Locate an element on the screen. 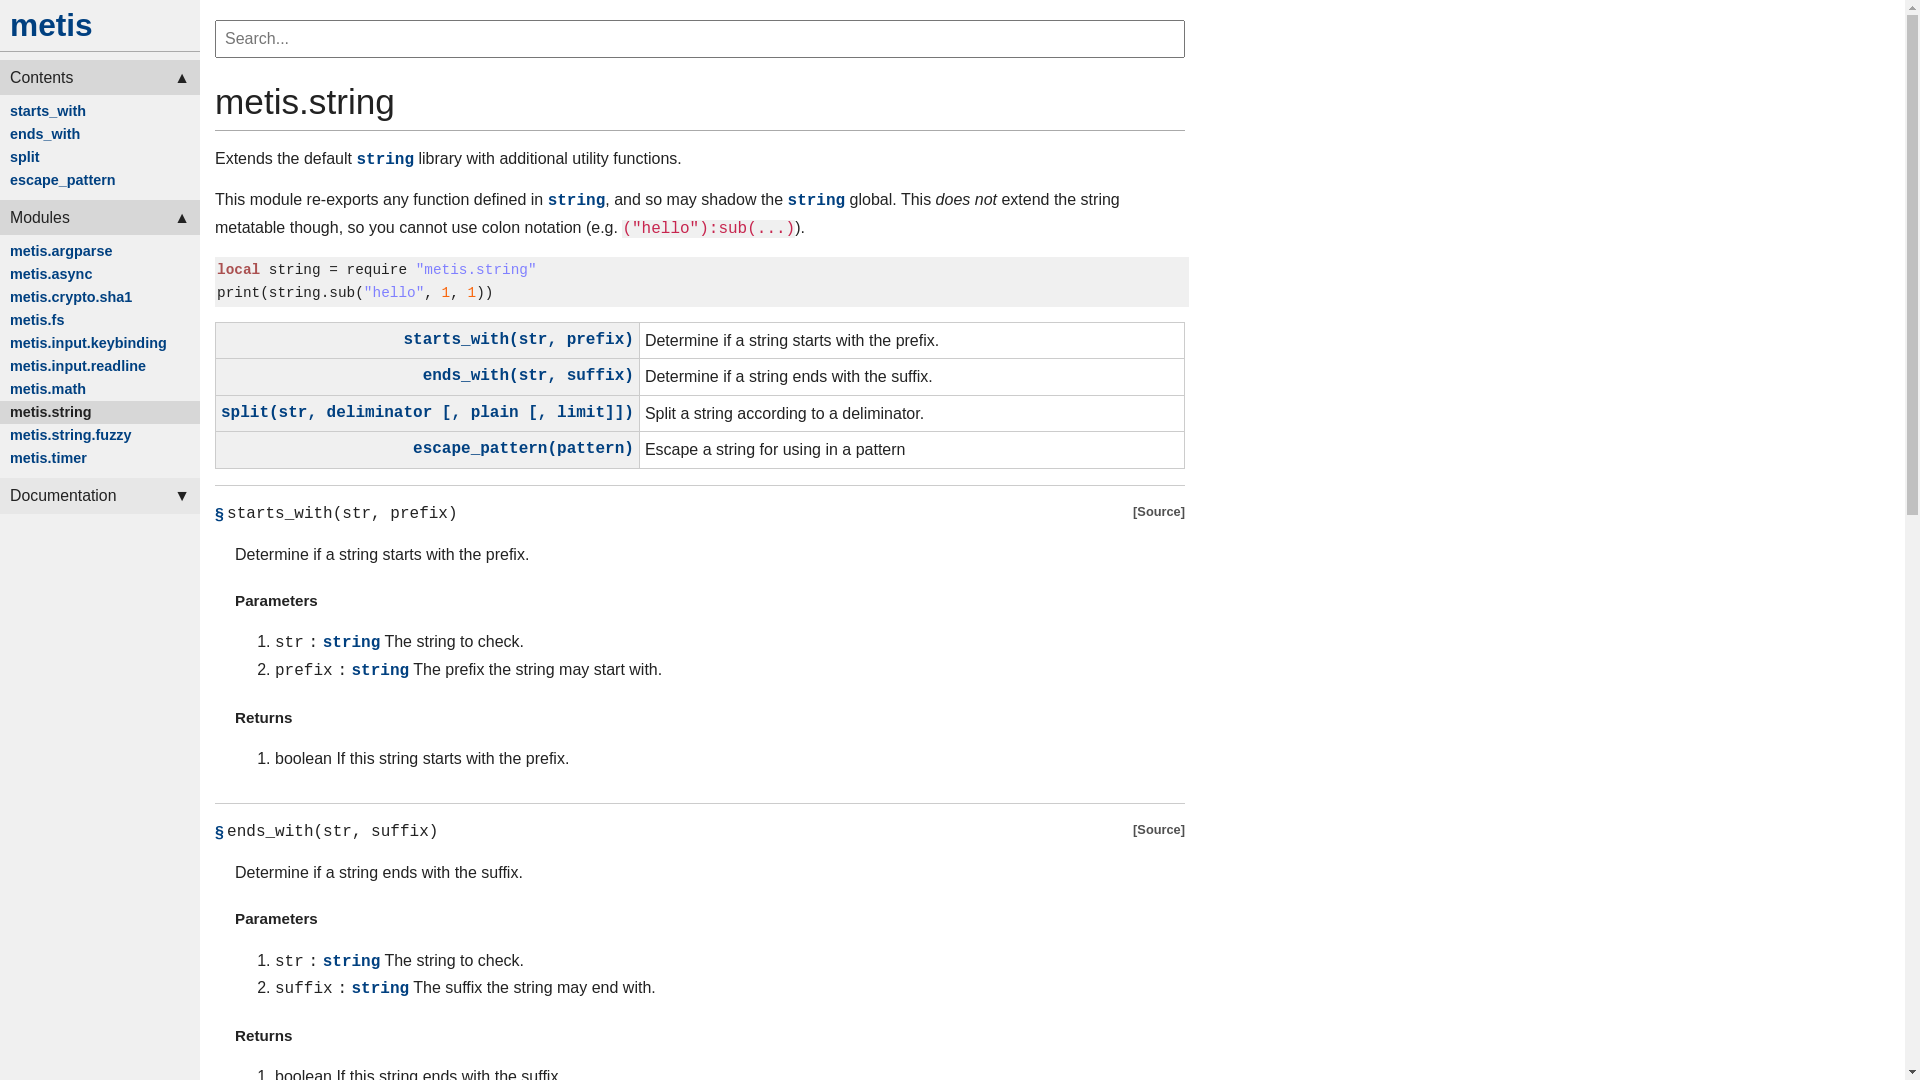  'string' is located at coordinates (379, 987).